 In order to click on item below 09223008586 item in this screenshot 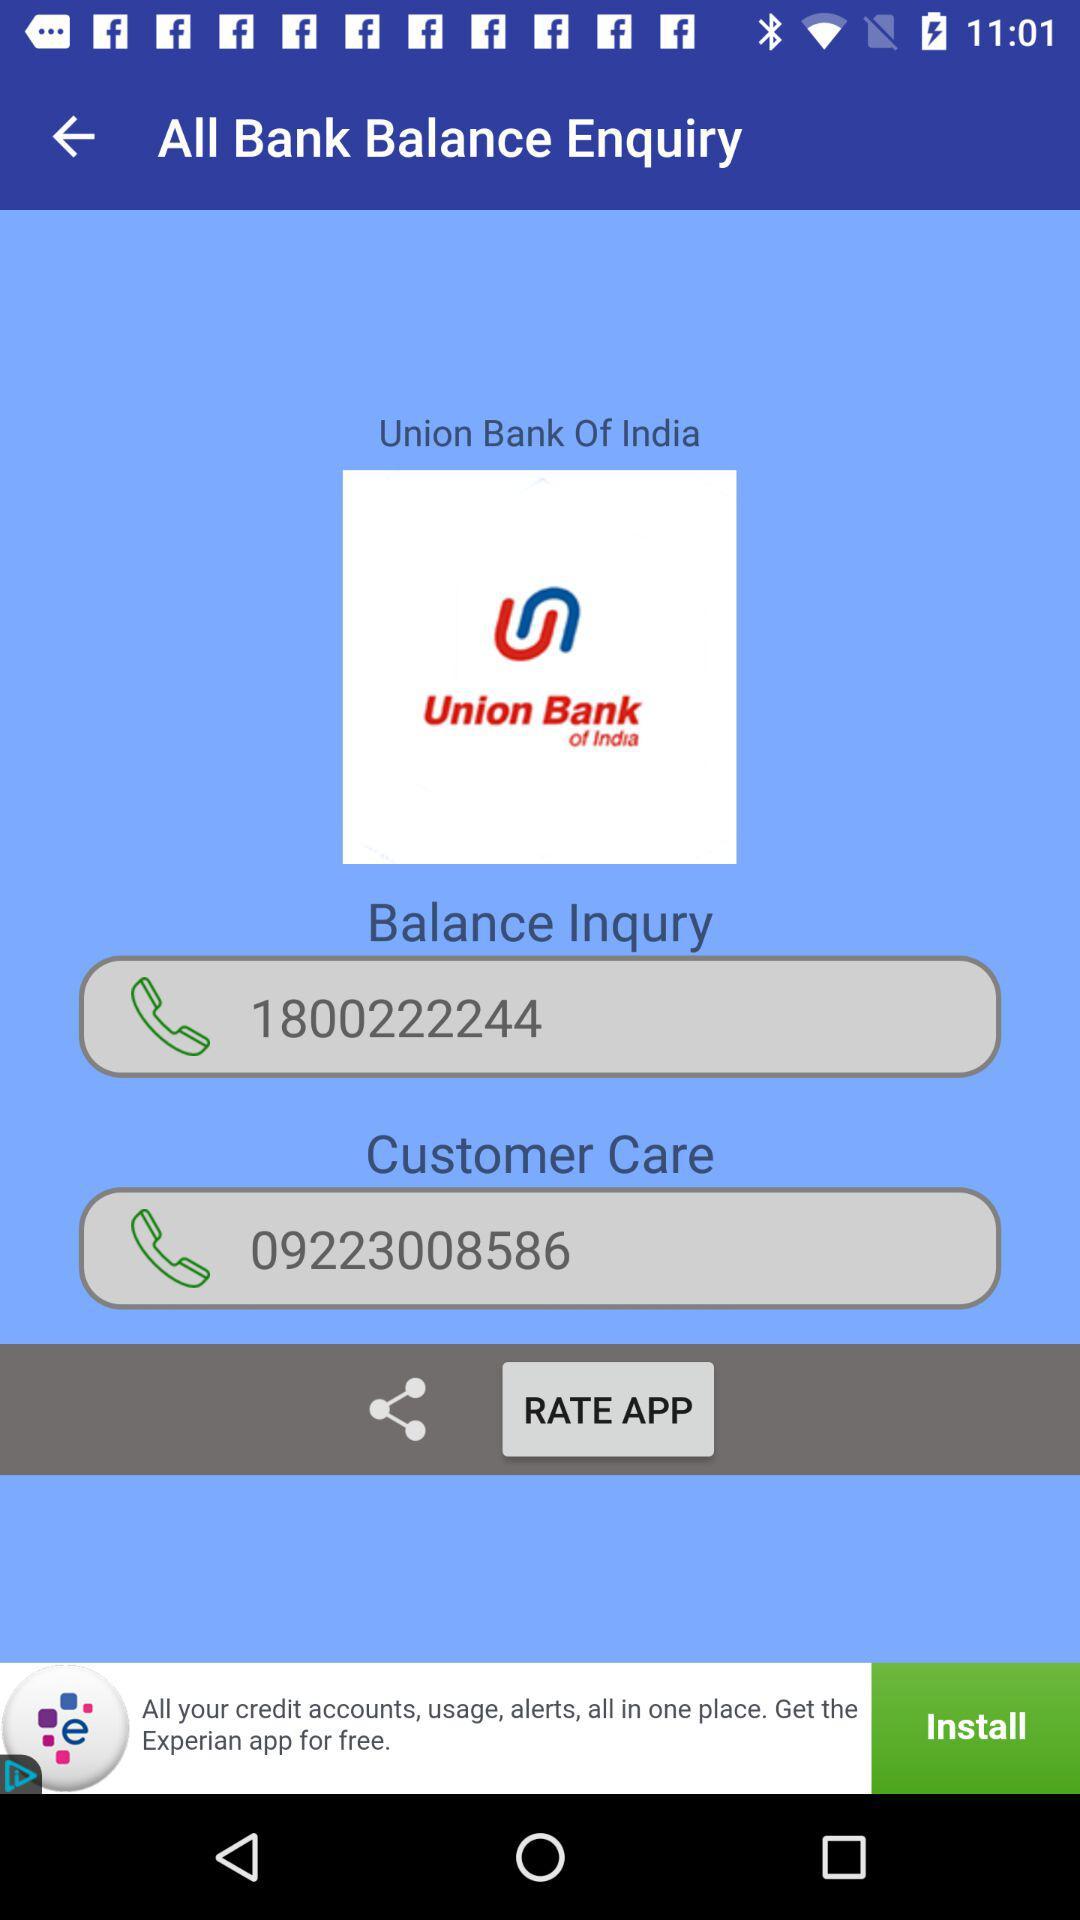, I will do `click(607, 1408)`.